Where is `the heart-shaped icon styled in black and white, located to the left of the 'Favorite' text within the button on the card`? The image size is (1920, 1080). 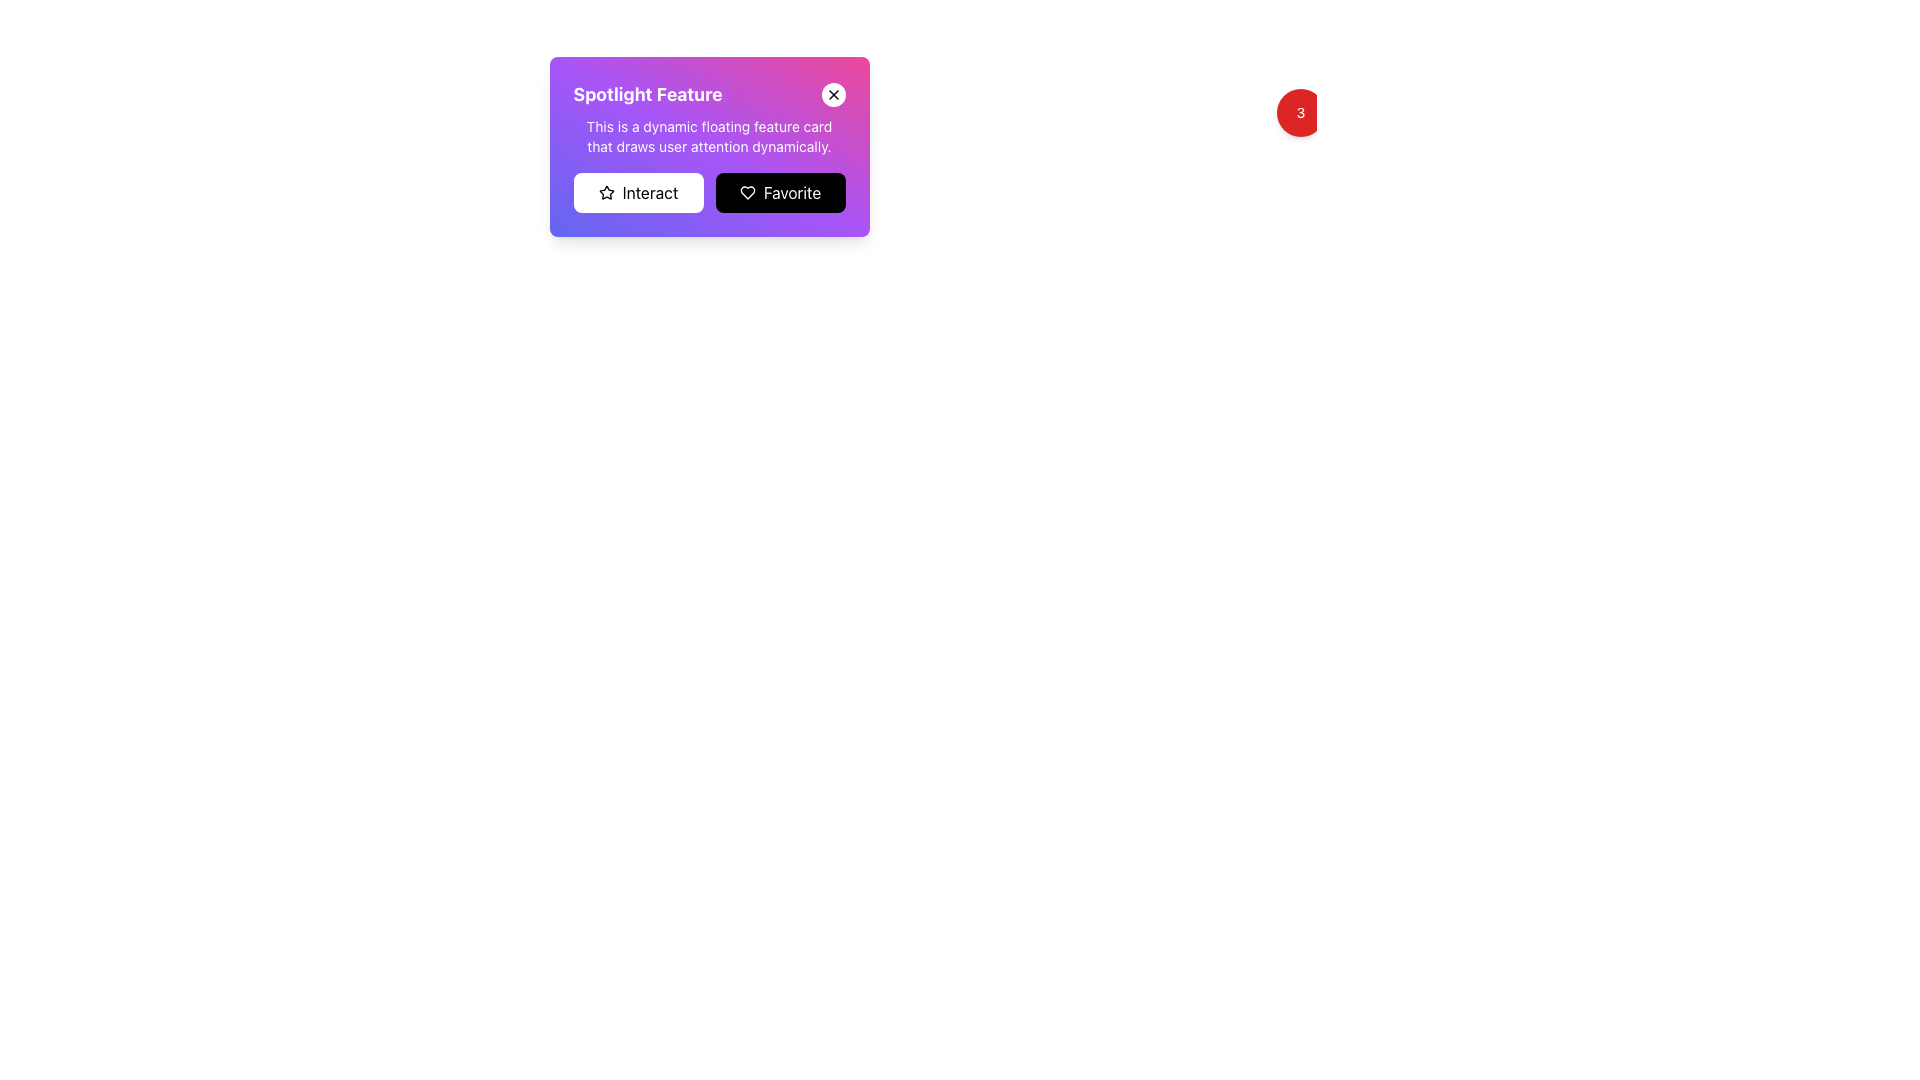
the heart-shaped icon styled in black and white, located to the left of the 'Favorite' text within the button on the card is located at coordinates (746, 192).